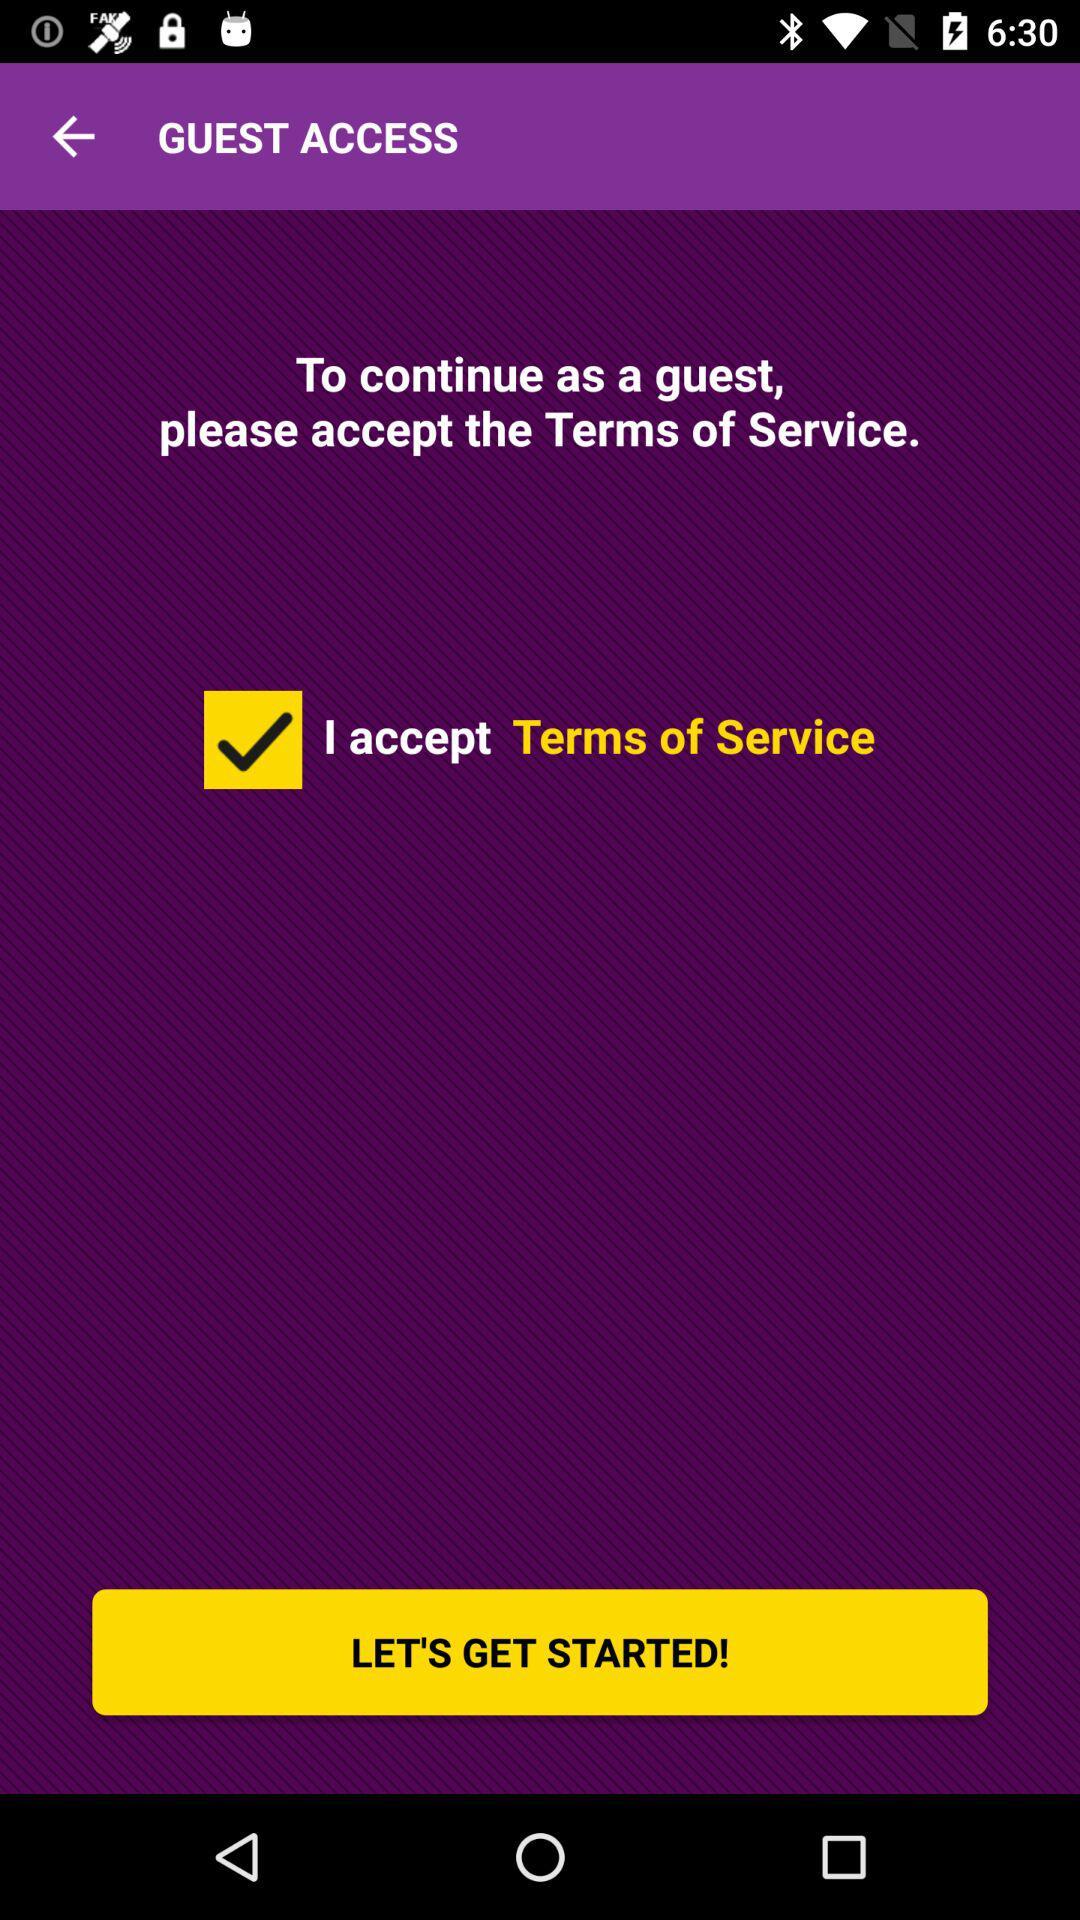 The height and width of the screenshot is (1920, 1080). Describe the element at coordinates (72, 135) in the screenshot. I see `icon next to the guest access item` at that location.